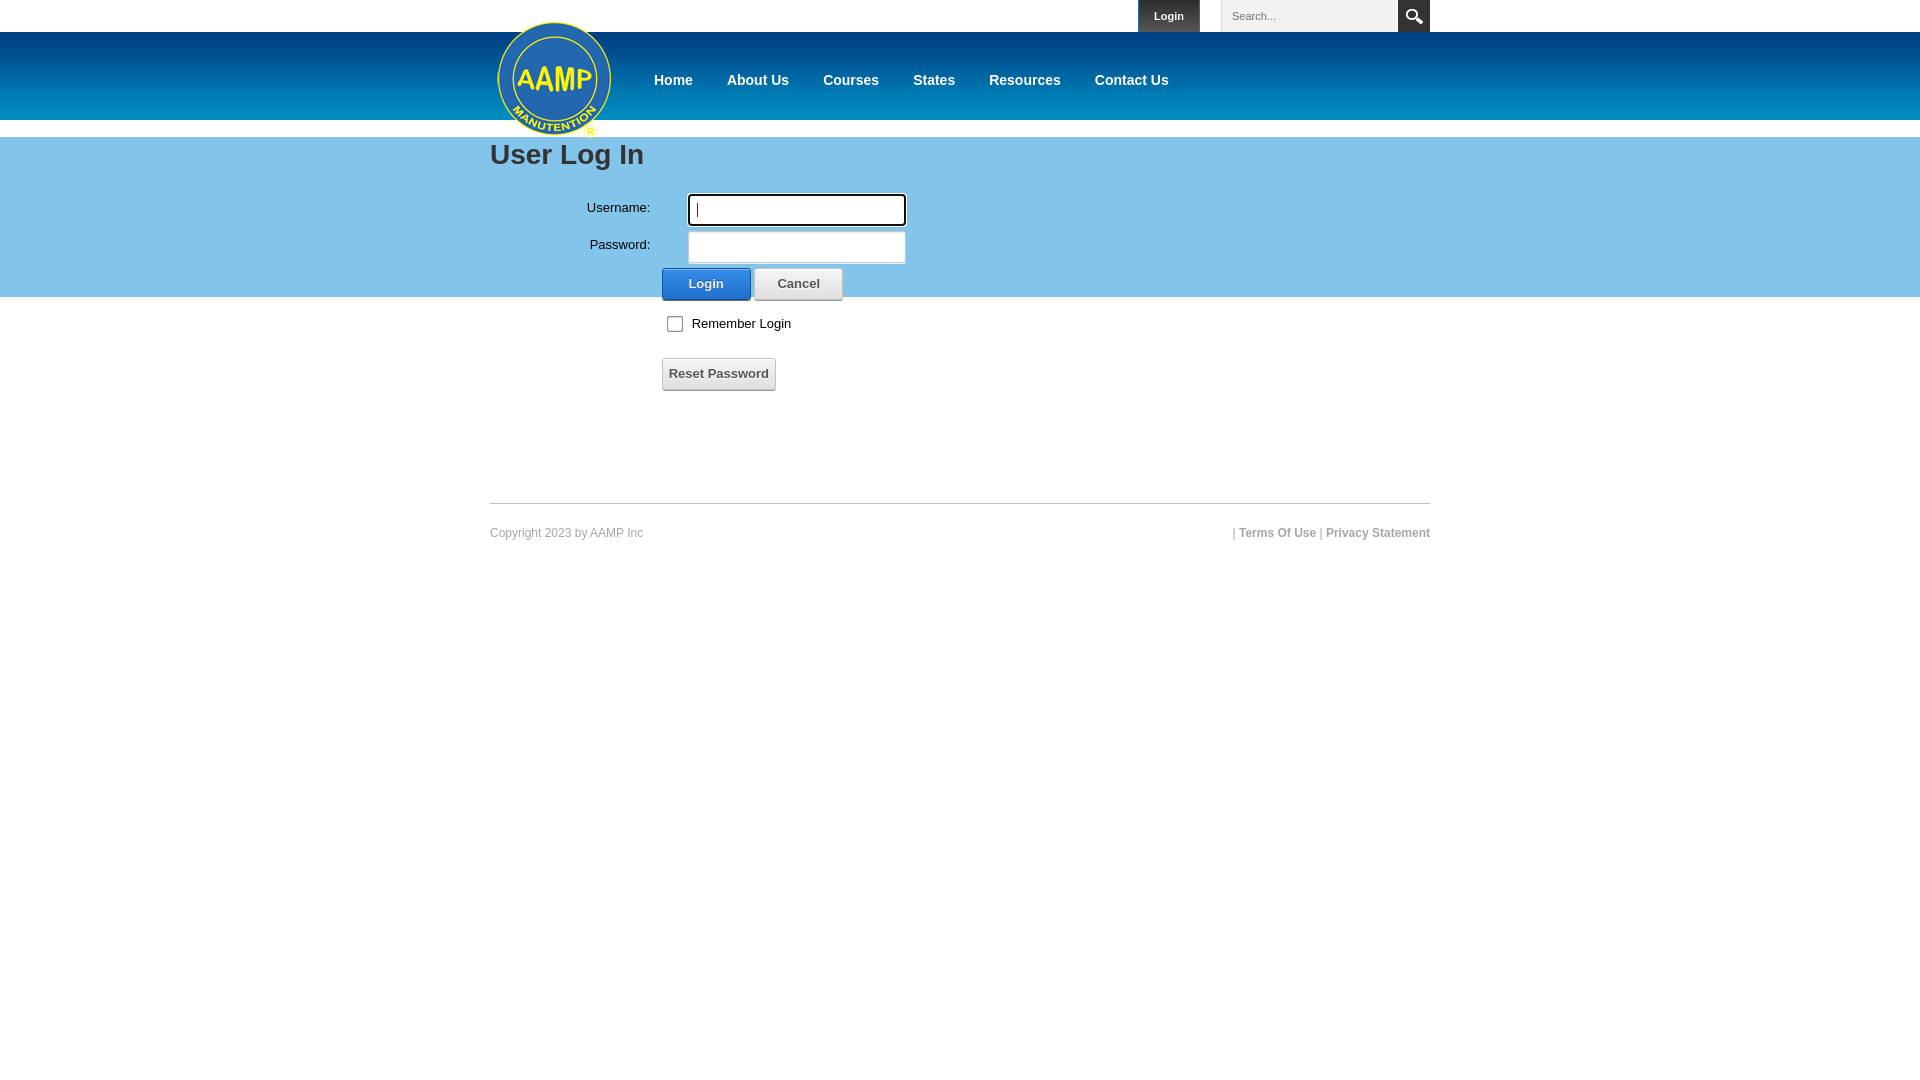 This screenshot has height=1080, width=1920. I want to click on 'Cancel', so click(797, 284).